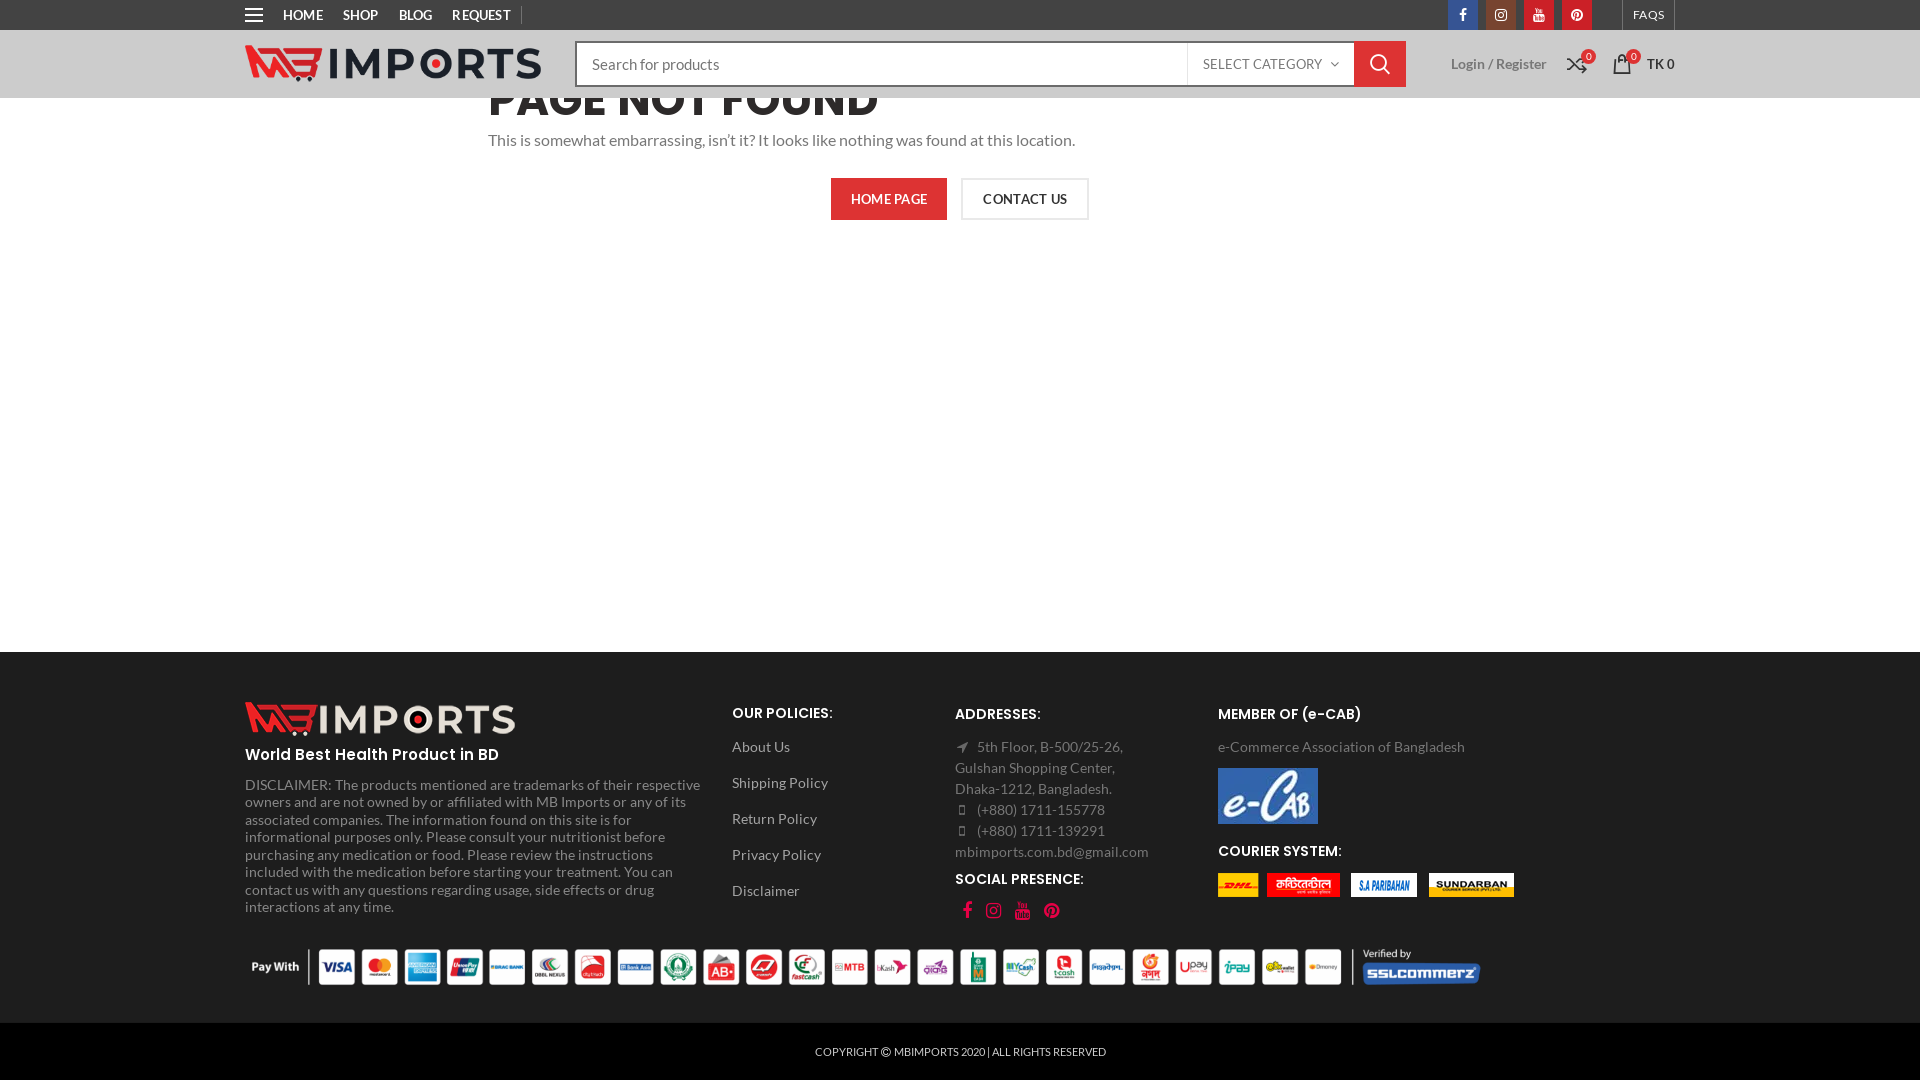  Describe the element at coordinates (1022, 910) in the screenshot. I see `'YouTube'` at that location.